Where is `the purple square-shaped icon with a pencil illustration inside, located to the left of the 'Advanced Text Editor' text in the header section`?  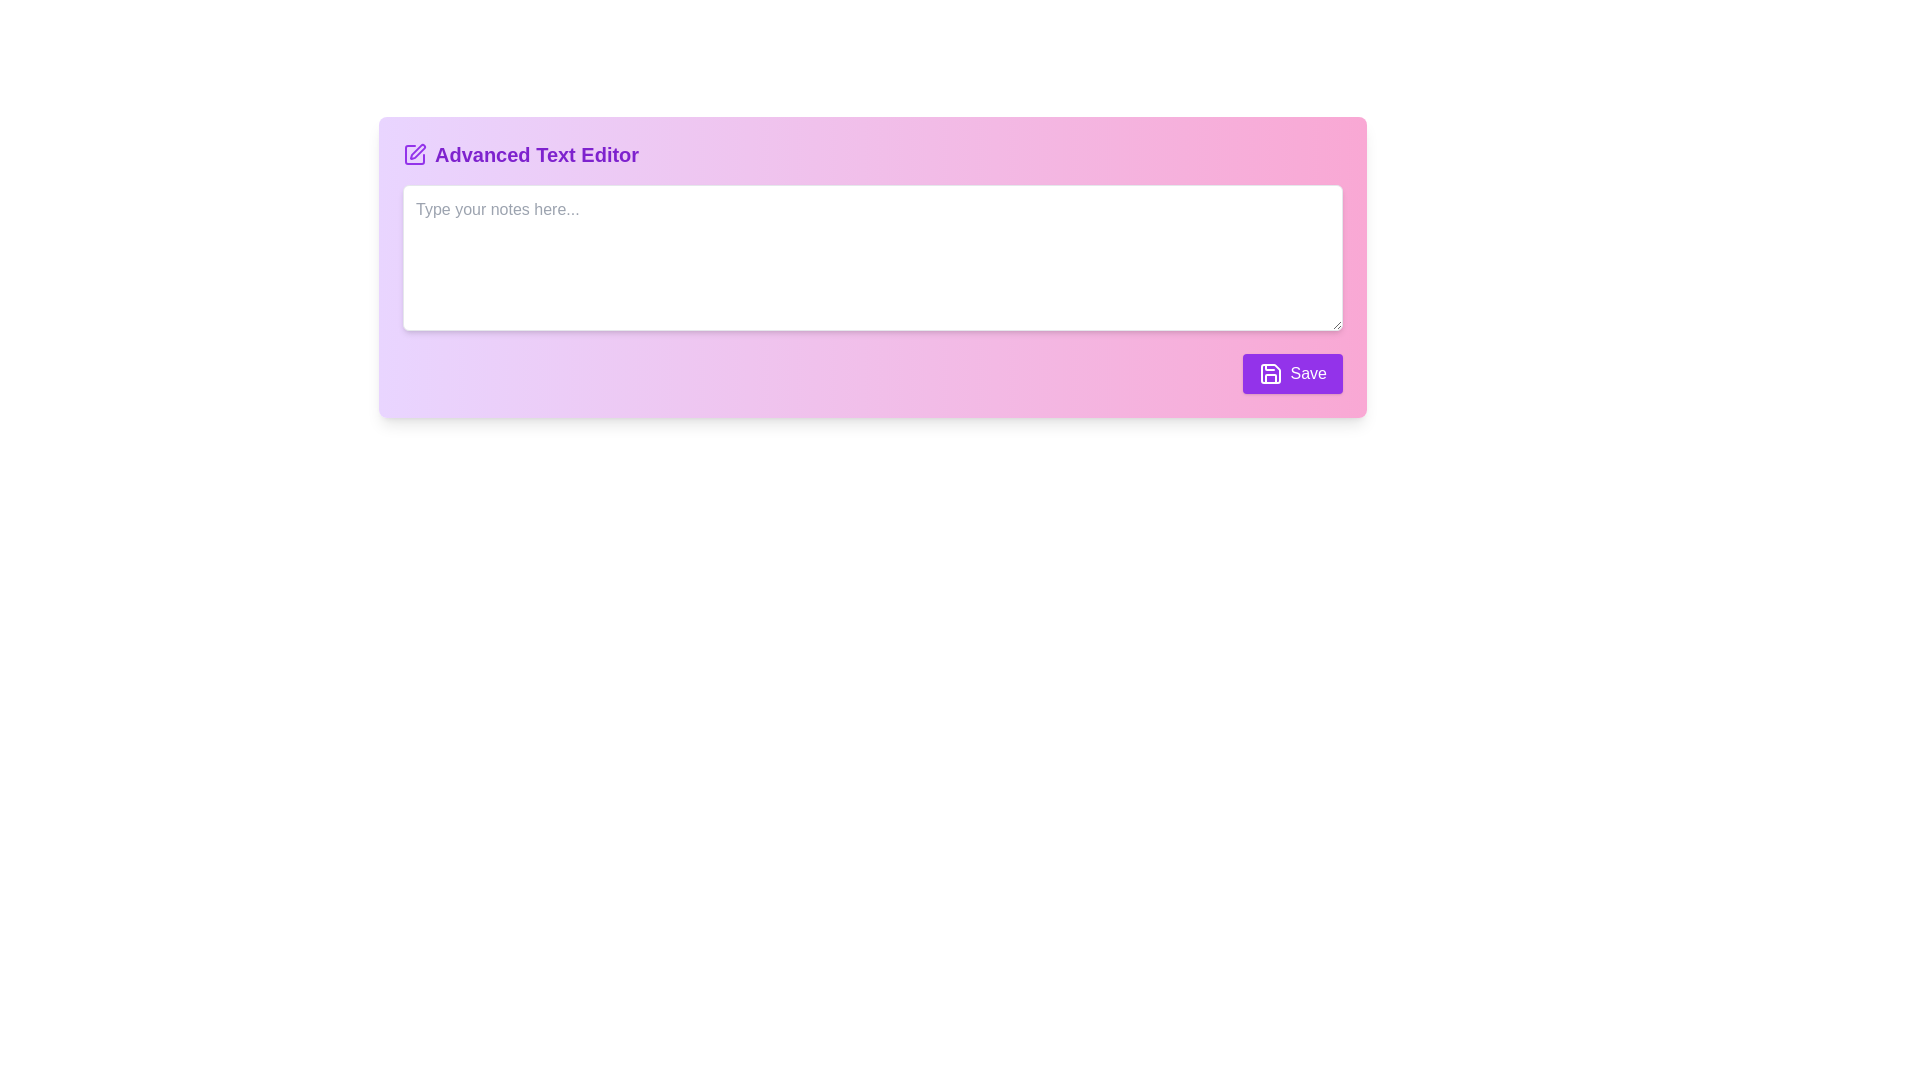 the purple square-shaped icon with a pencil illustration inside, located to the left of the 'Advanced Text Editor' text in the header section is located at coordinates (413, 153).